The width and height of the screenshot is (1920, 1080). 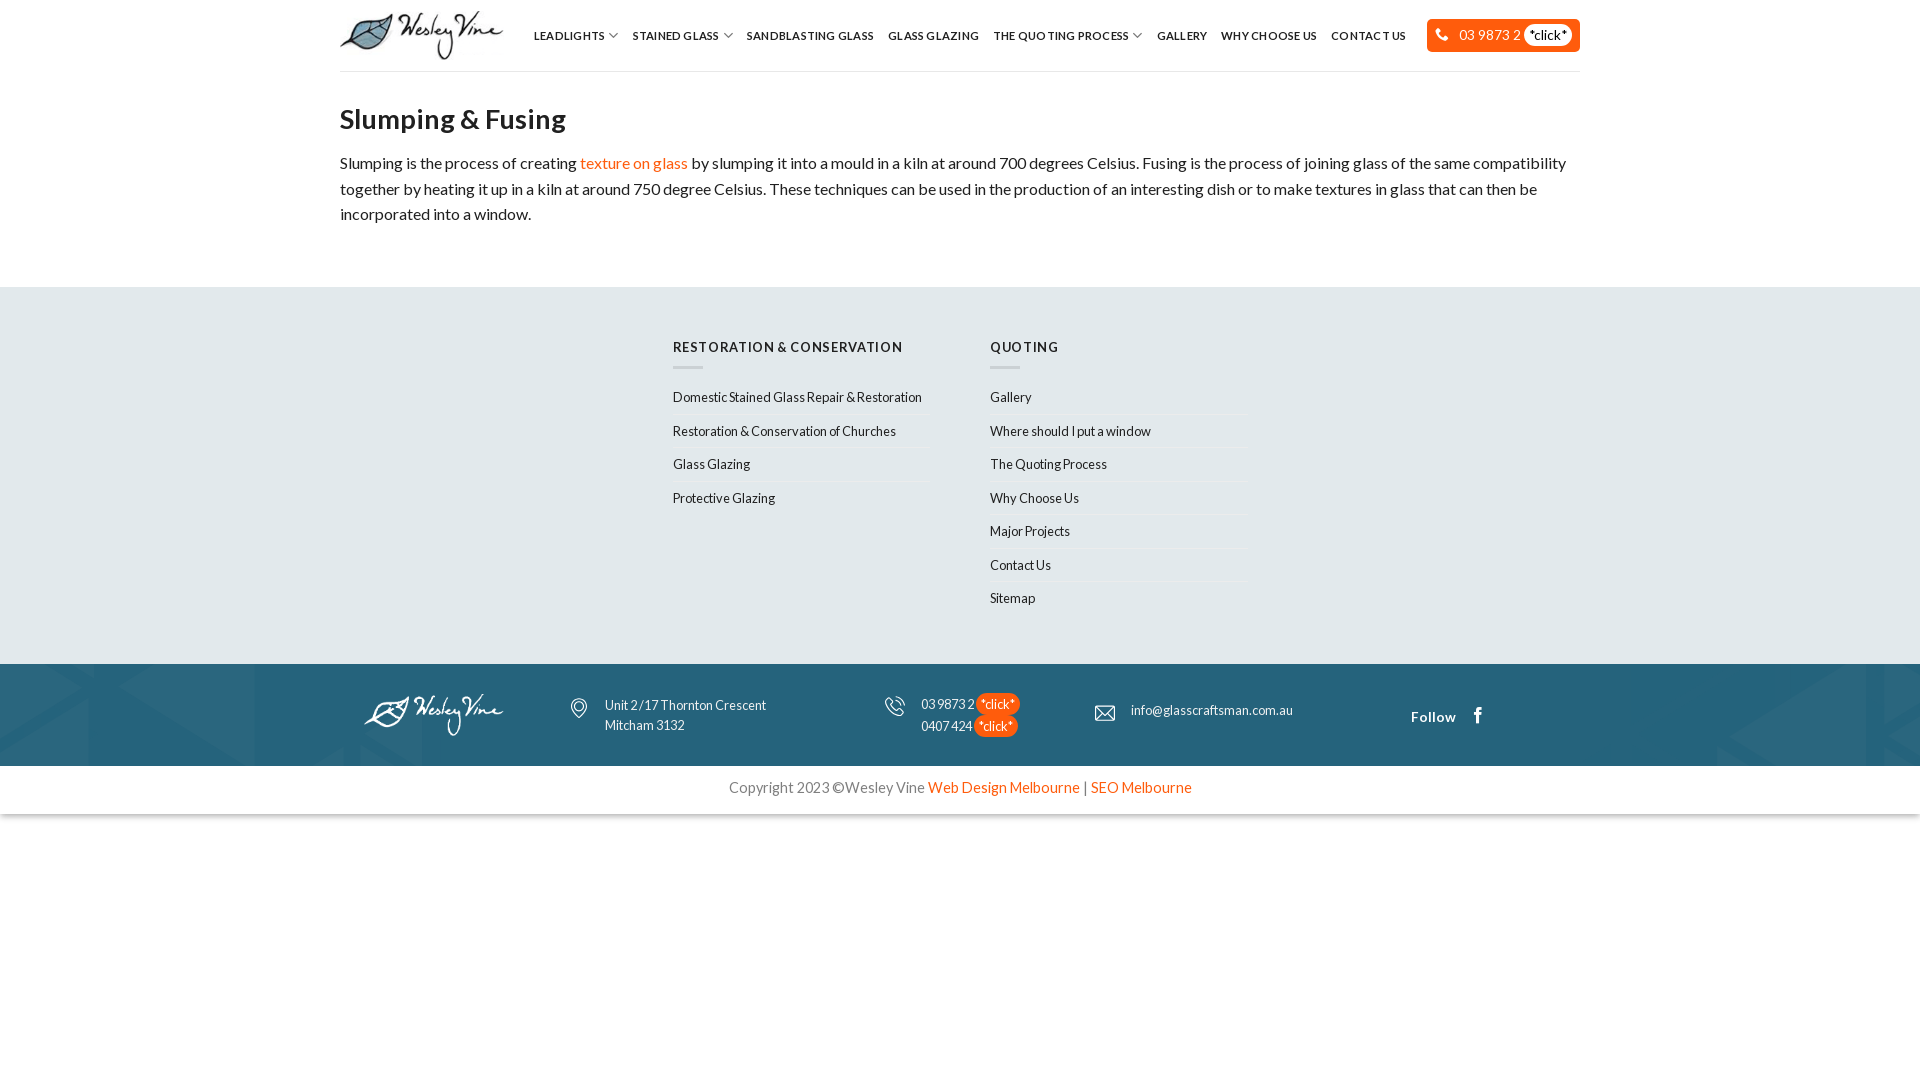 What do you see at coordinates (421, 35) in the screenshot?
I see `'Leadlight Windows'` at bounding box center [421, 35].